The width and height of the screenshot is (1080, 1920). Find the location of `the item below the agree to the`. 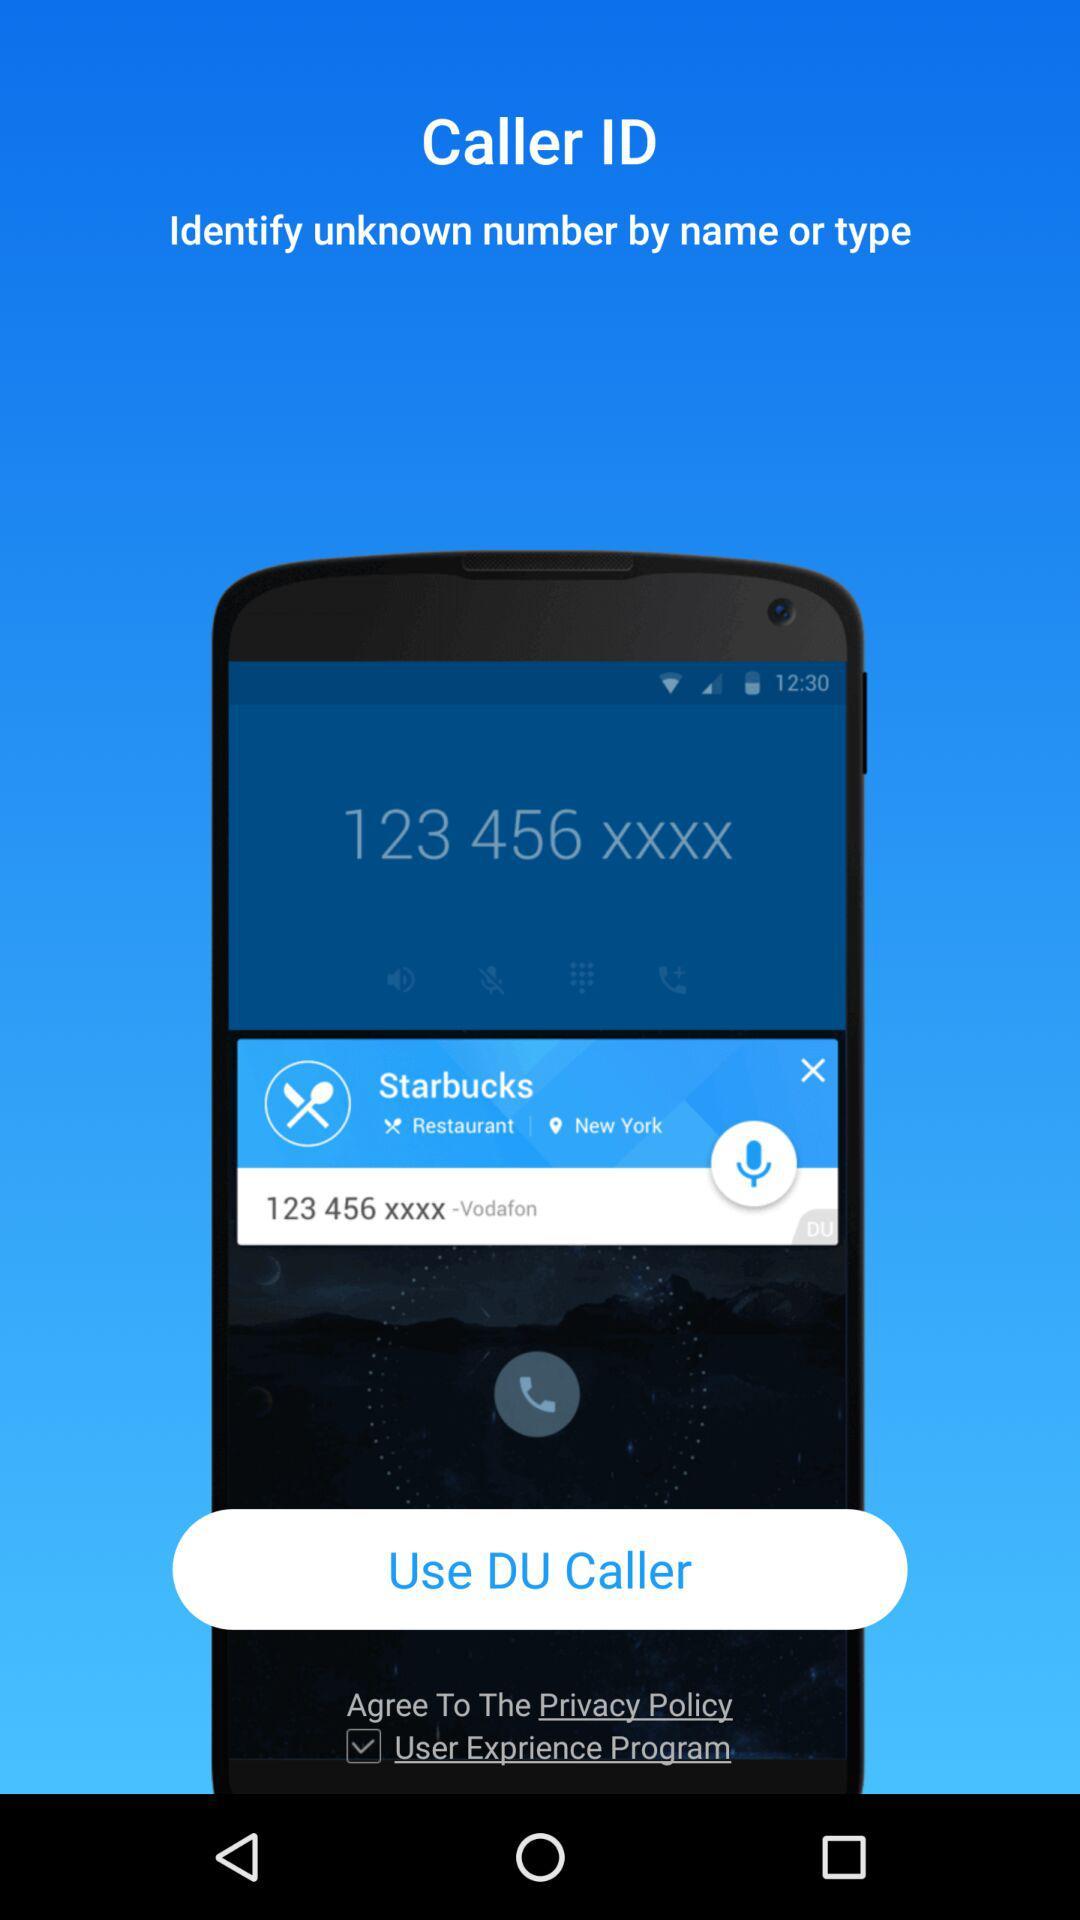

the item below the agree to the is located at coordinates (363, 1745).